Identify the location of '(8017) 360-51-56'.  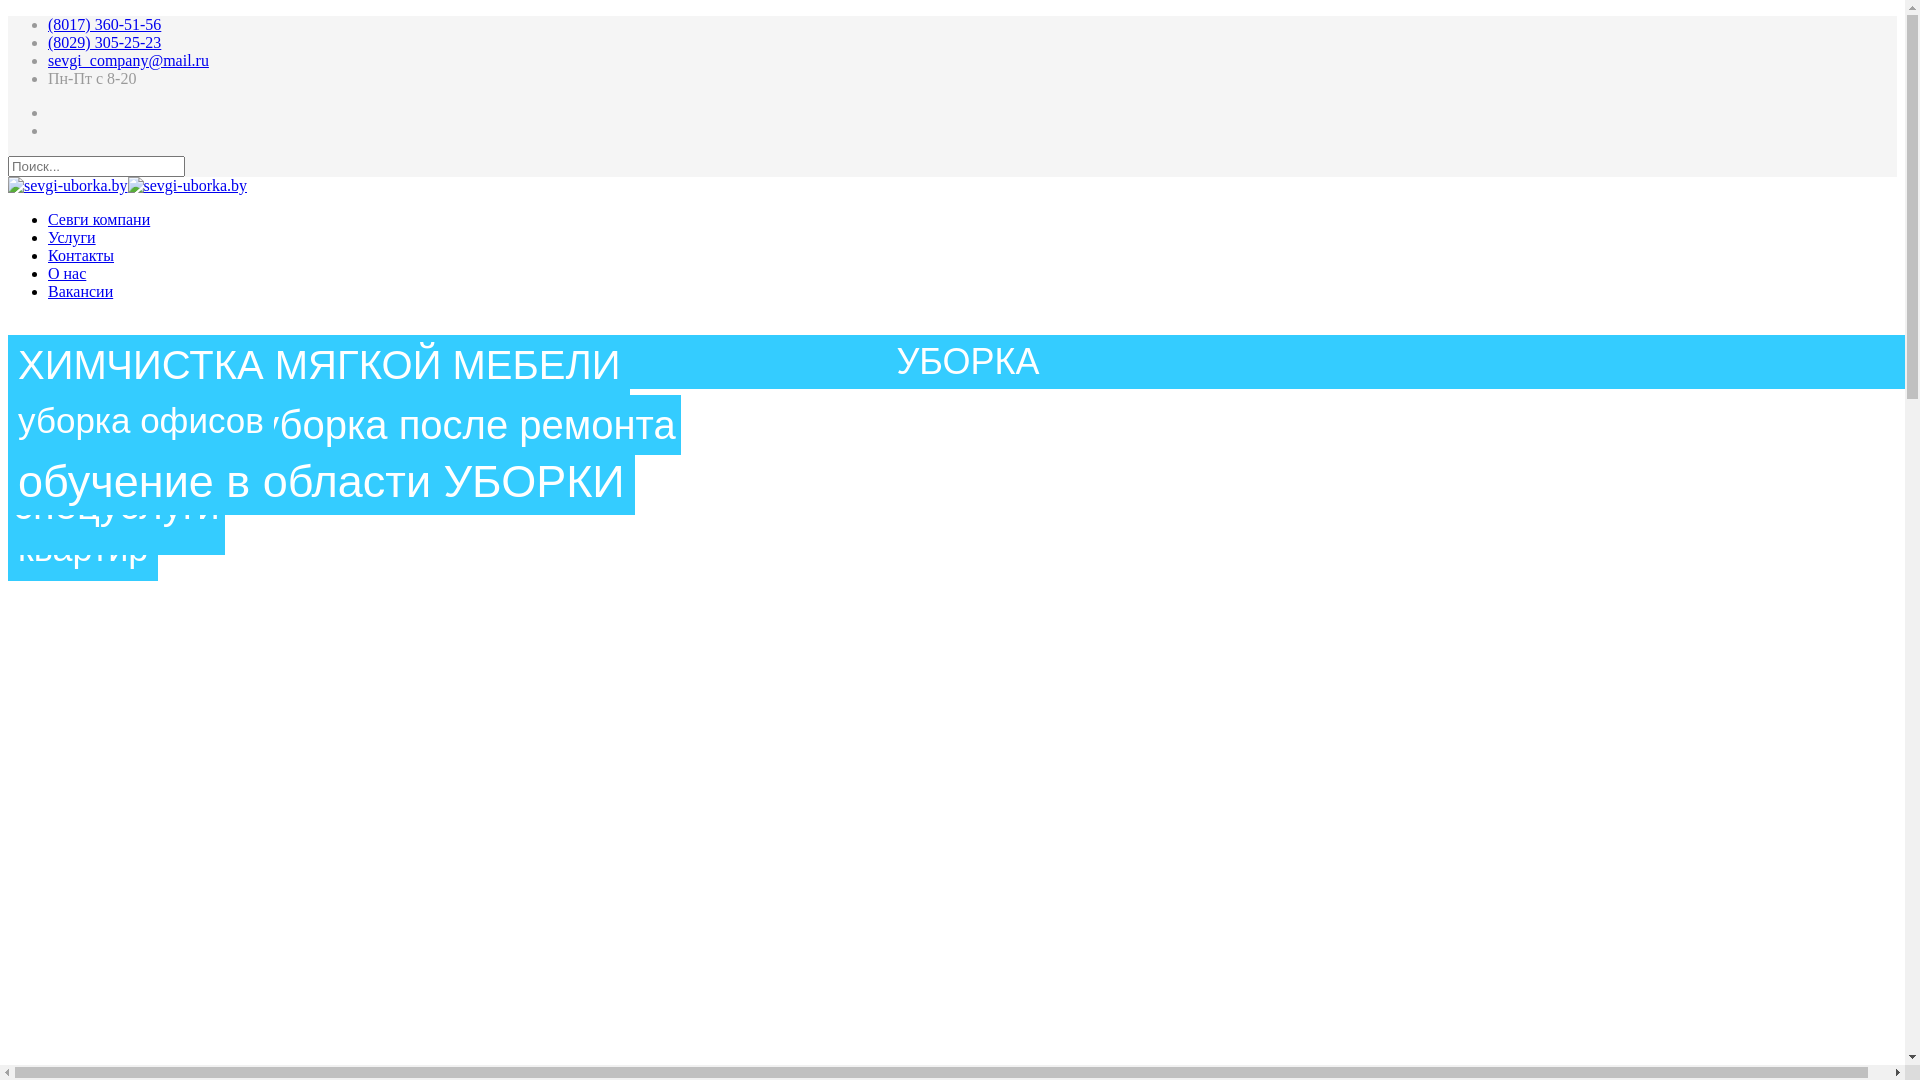
(103, 24).